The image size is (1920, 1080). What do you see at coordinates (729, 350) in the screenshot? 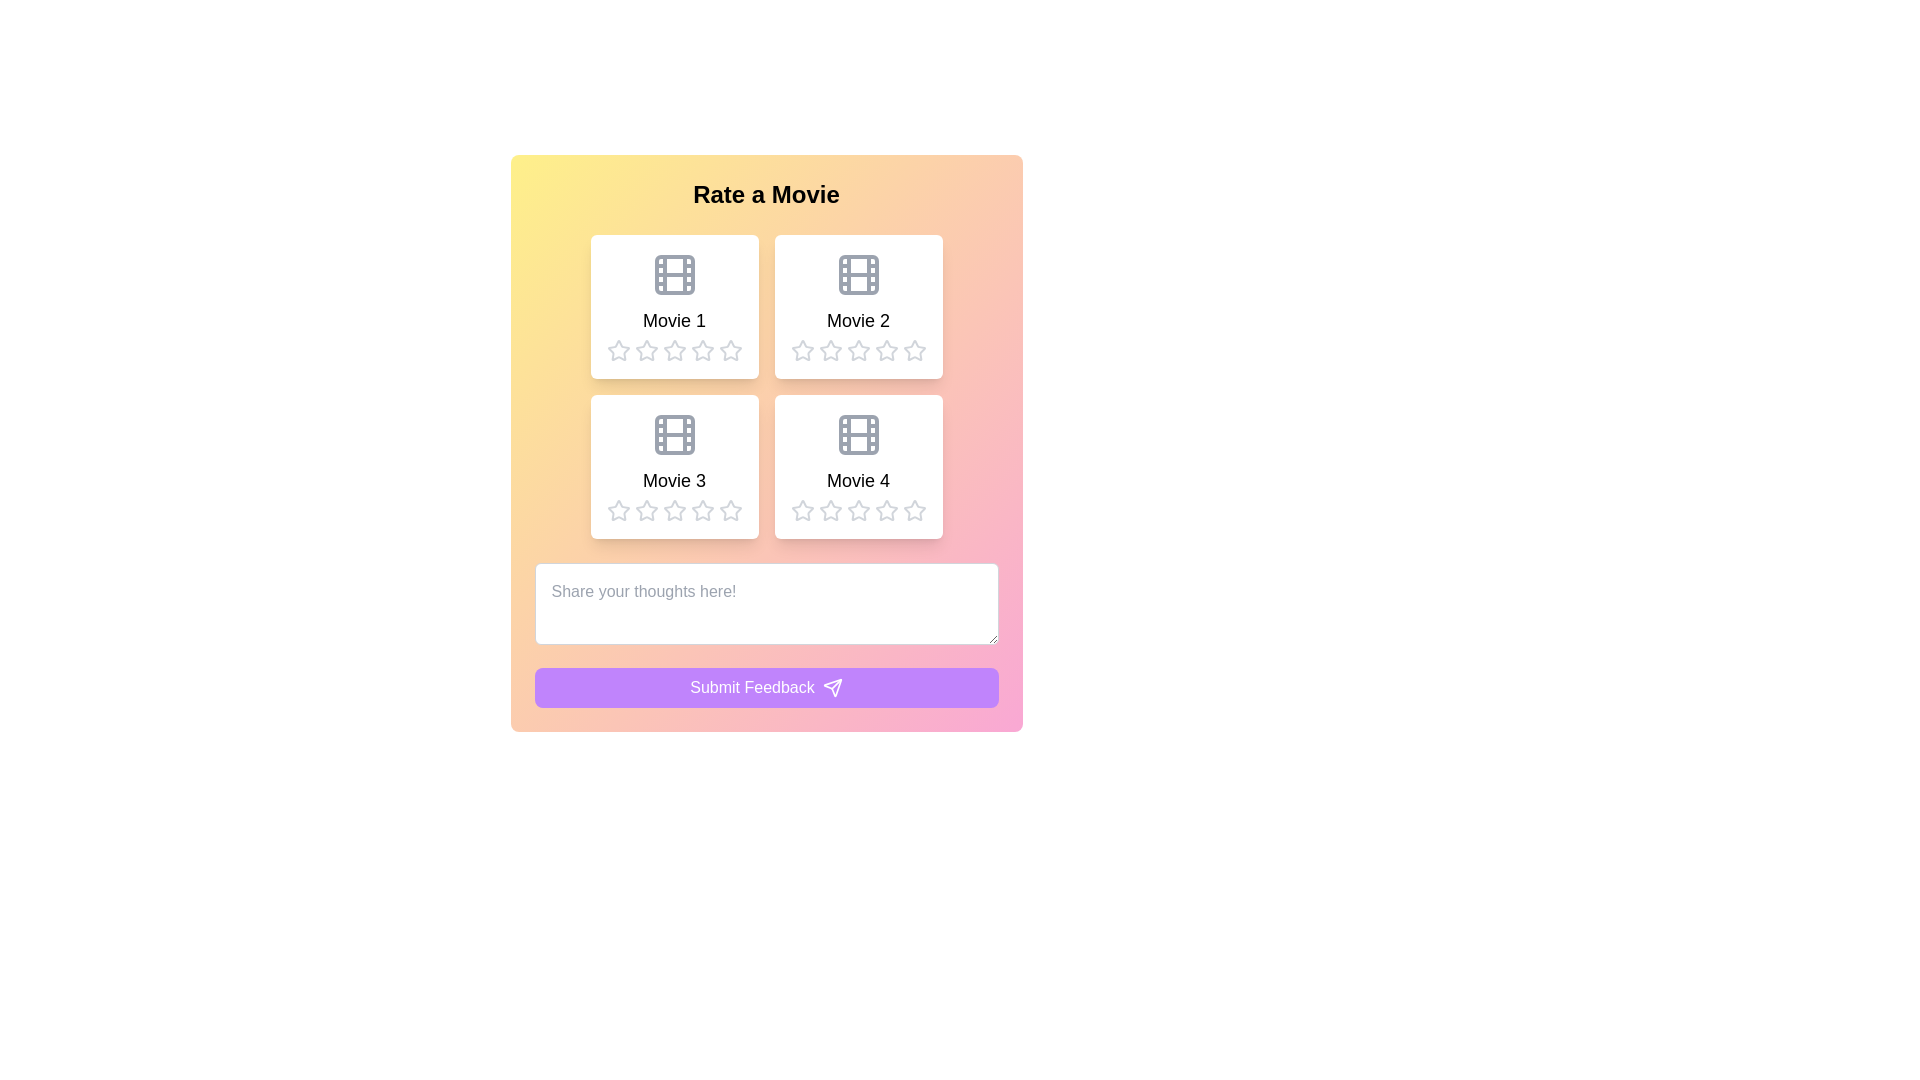
I see `the 4th star icon in the rating system for 'Movie 1'` at bounding box center [729, 350].